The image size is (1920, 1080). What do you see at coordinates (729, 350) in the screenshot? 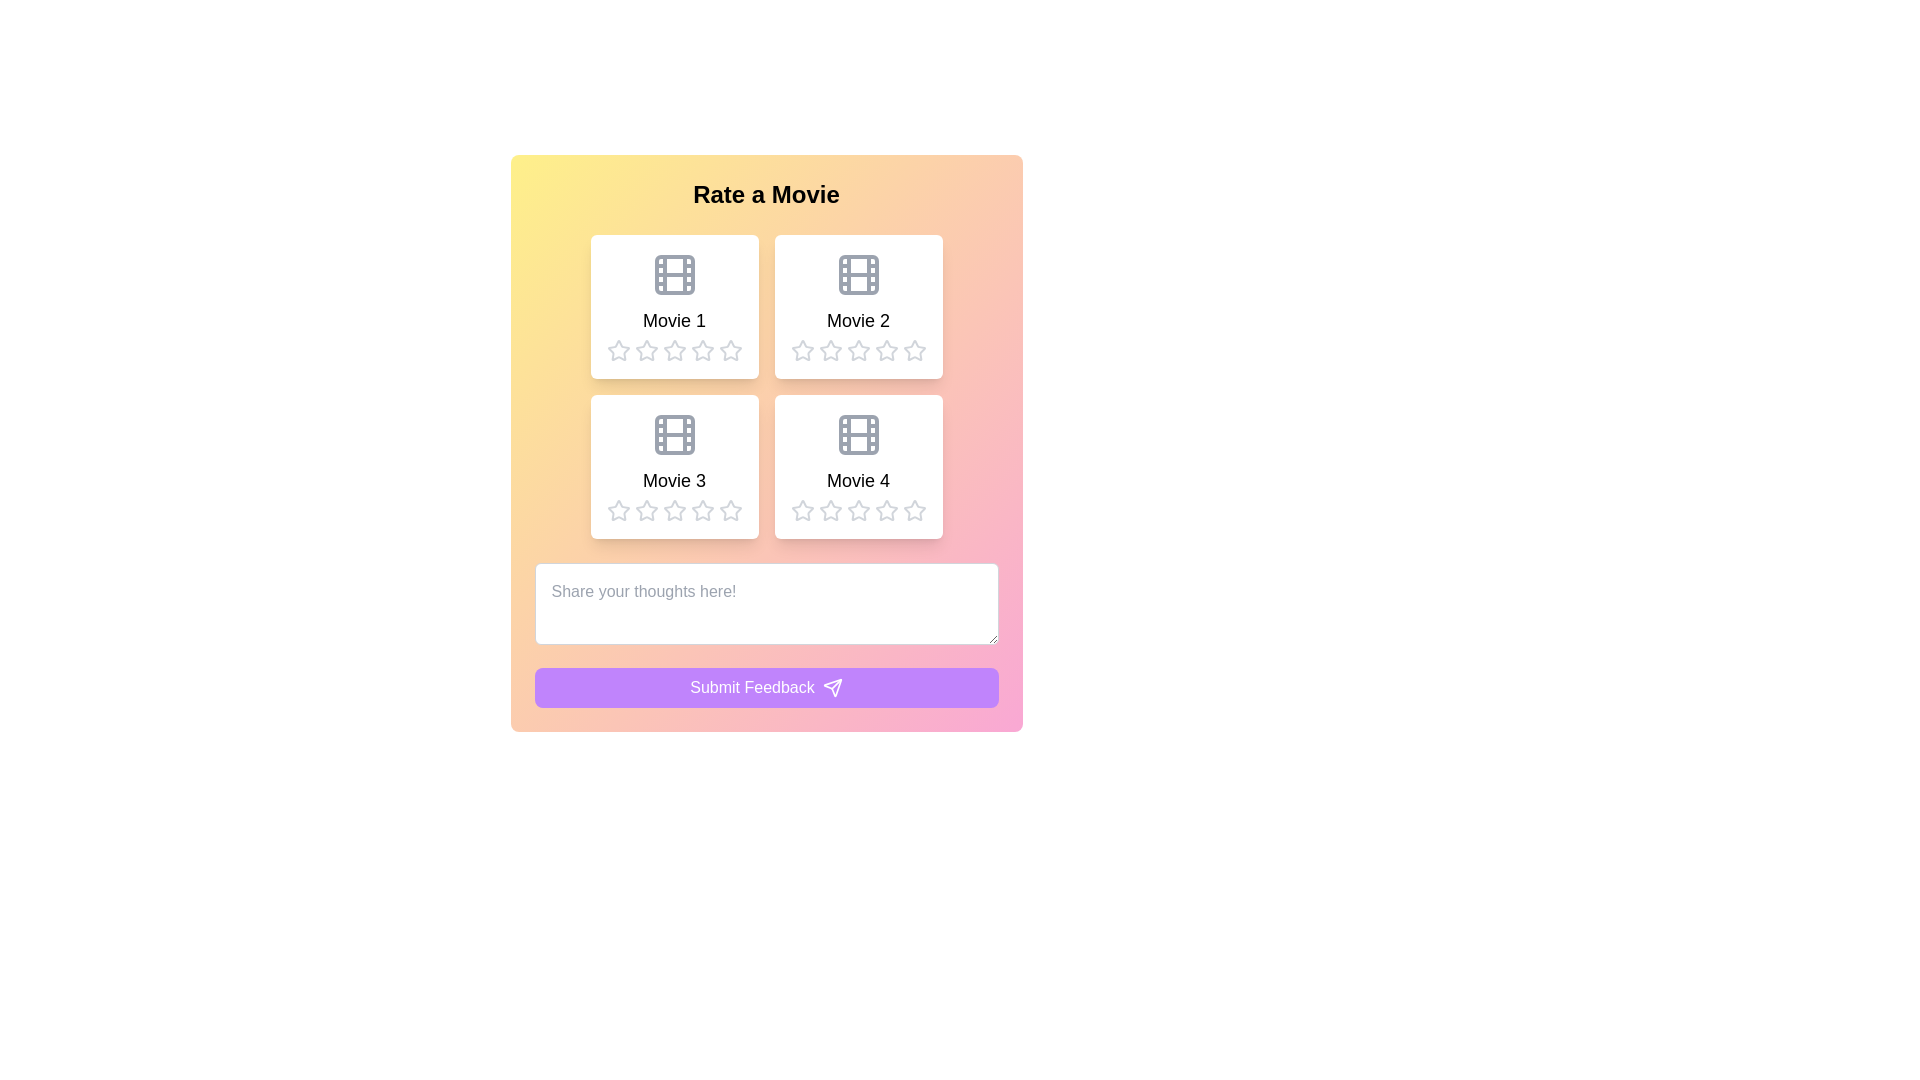
I see `the 4th star icon in the rating system for 'Movie 1'` at bounding box center [729, 350].